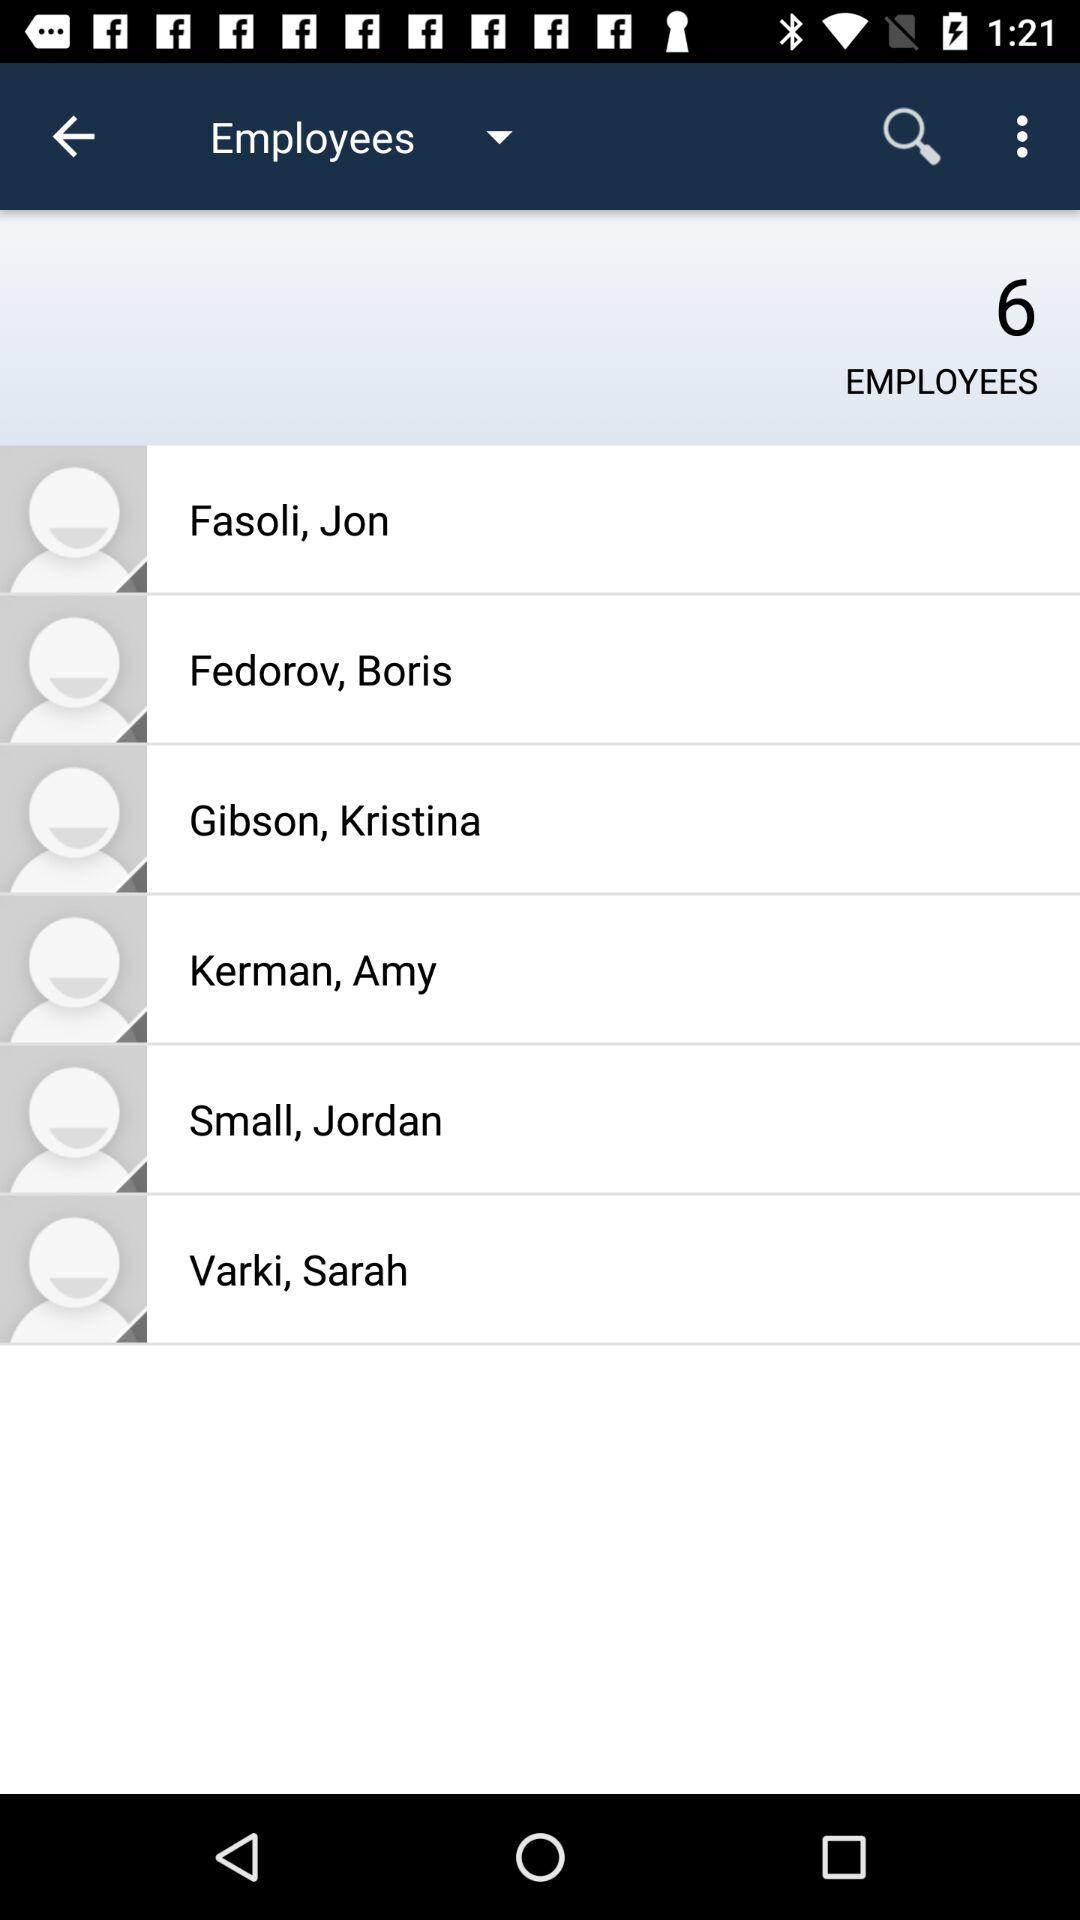  What do you see at coordinates (72, 1117) in the screenshot?
I see `see phone contact` at bounding box center [72, 1117].